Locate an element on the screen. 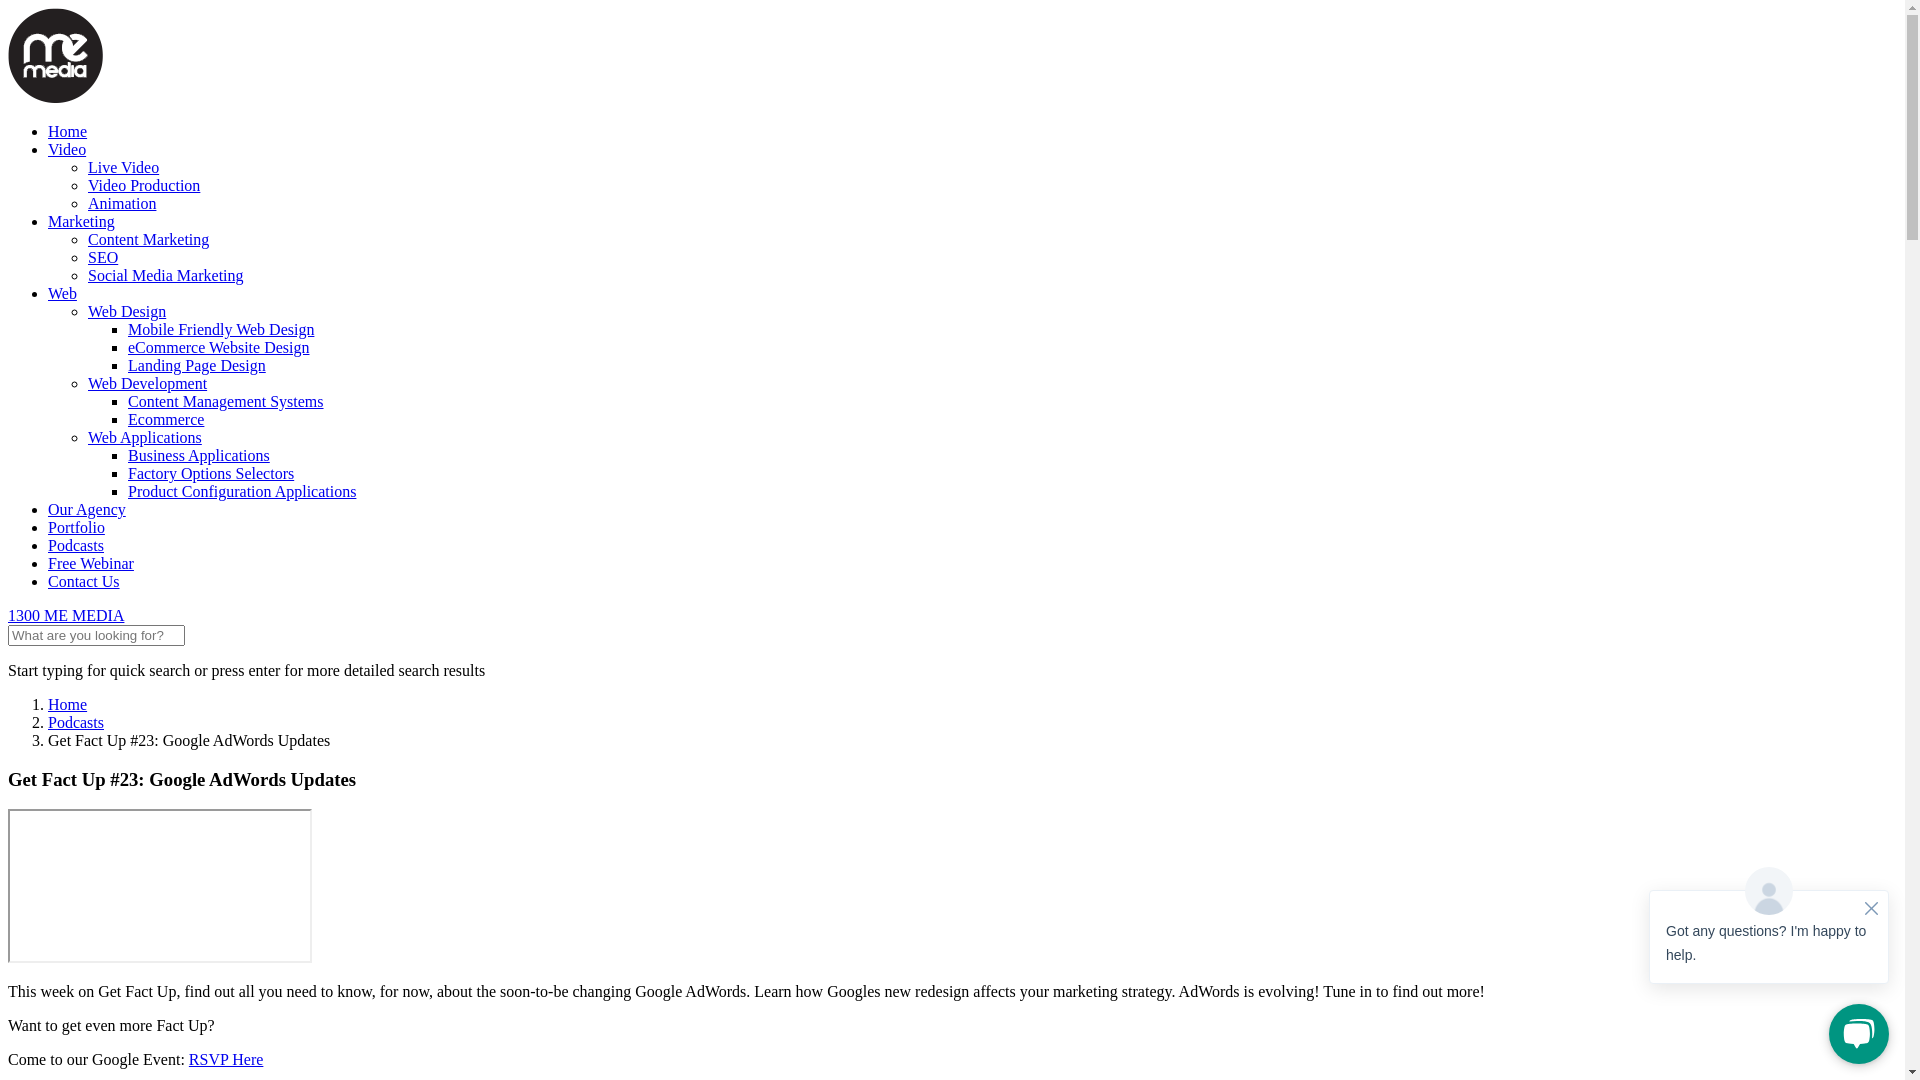  'Marketing' is located at coordinates (48, 221).